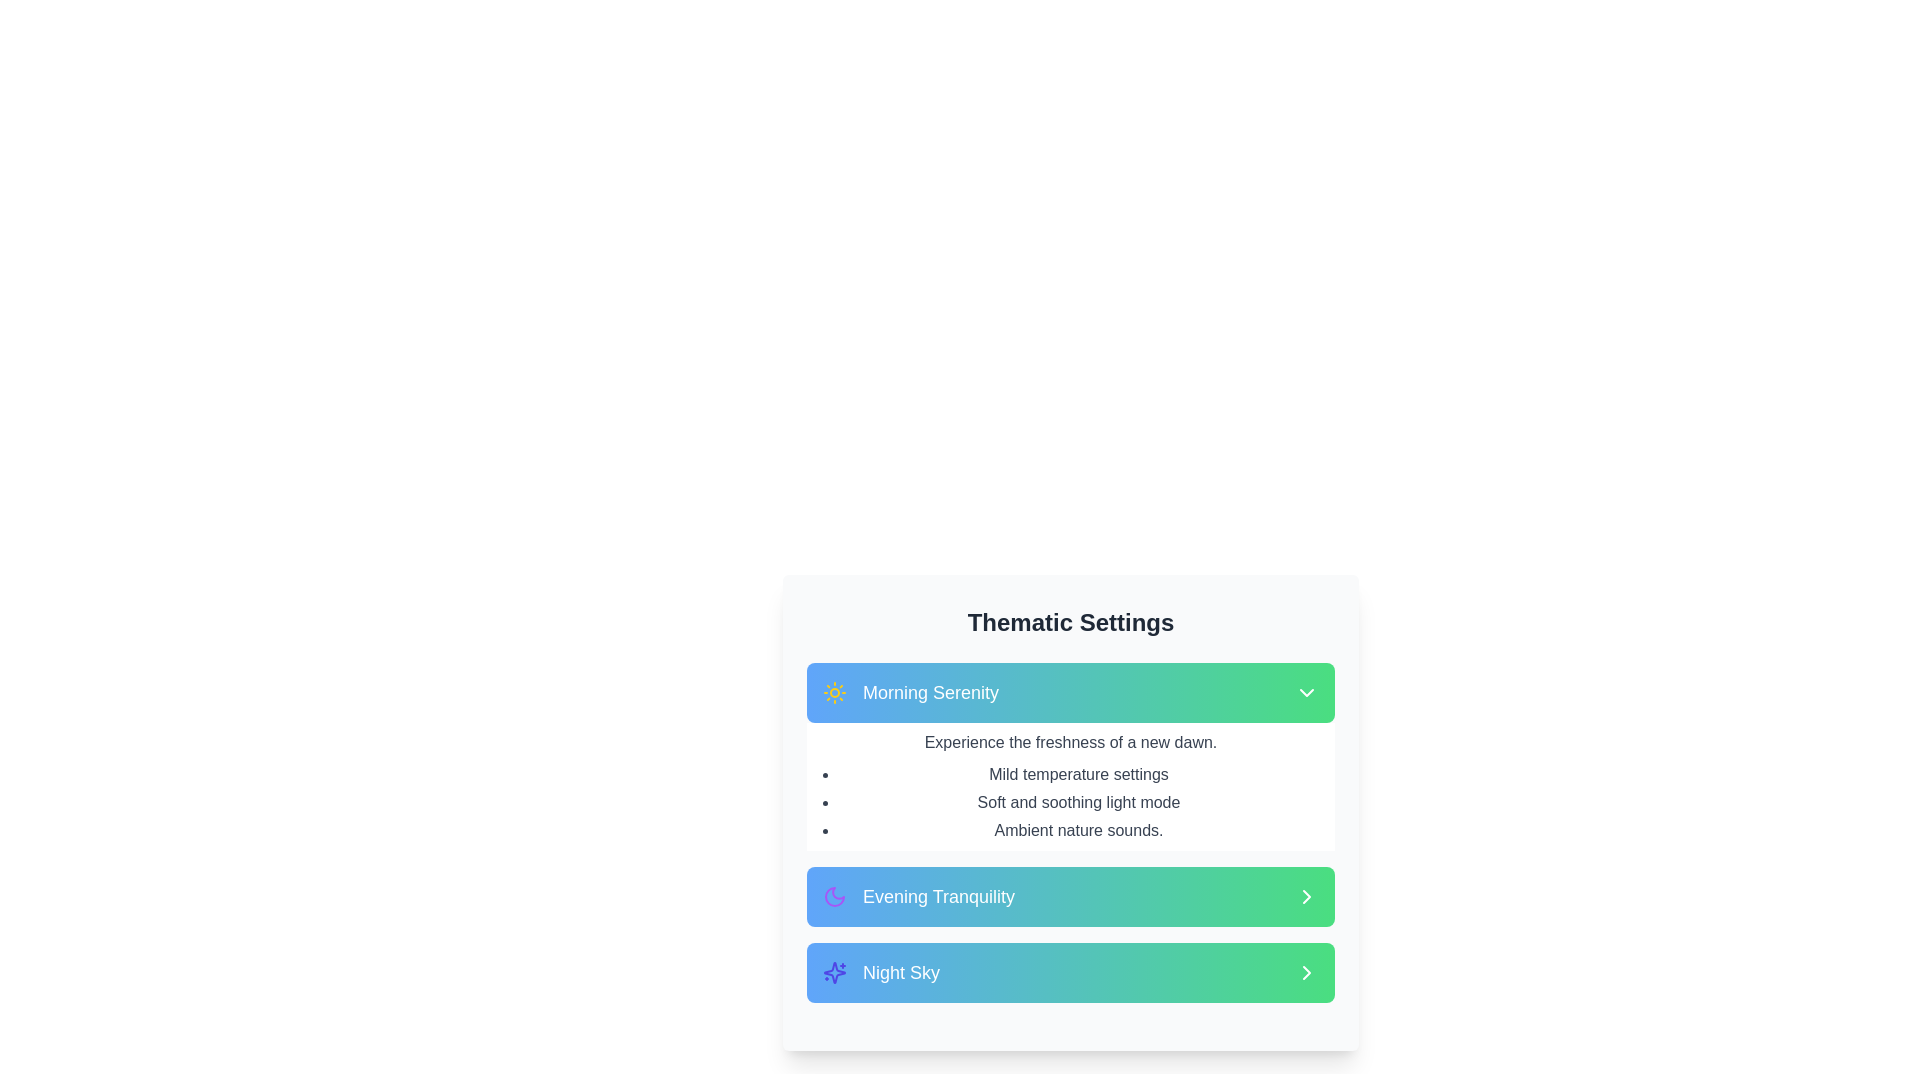  I want to click on text content of the Information display section for 'Morning Serenity', which is the first entry in the collapsible header within the 'Thematic Settings' section, so click(1069, 756).